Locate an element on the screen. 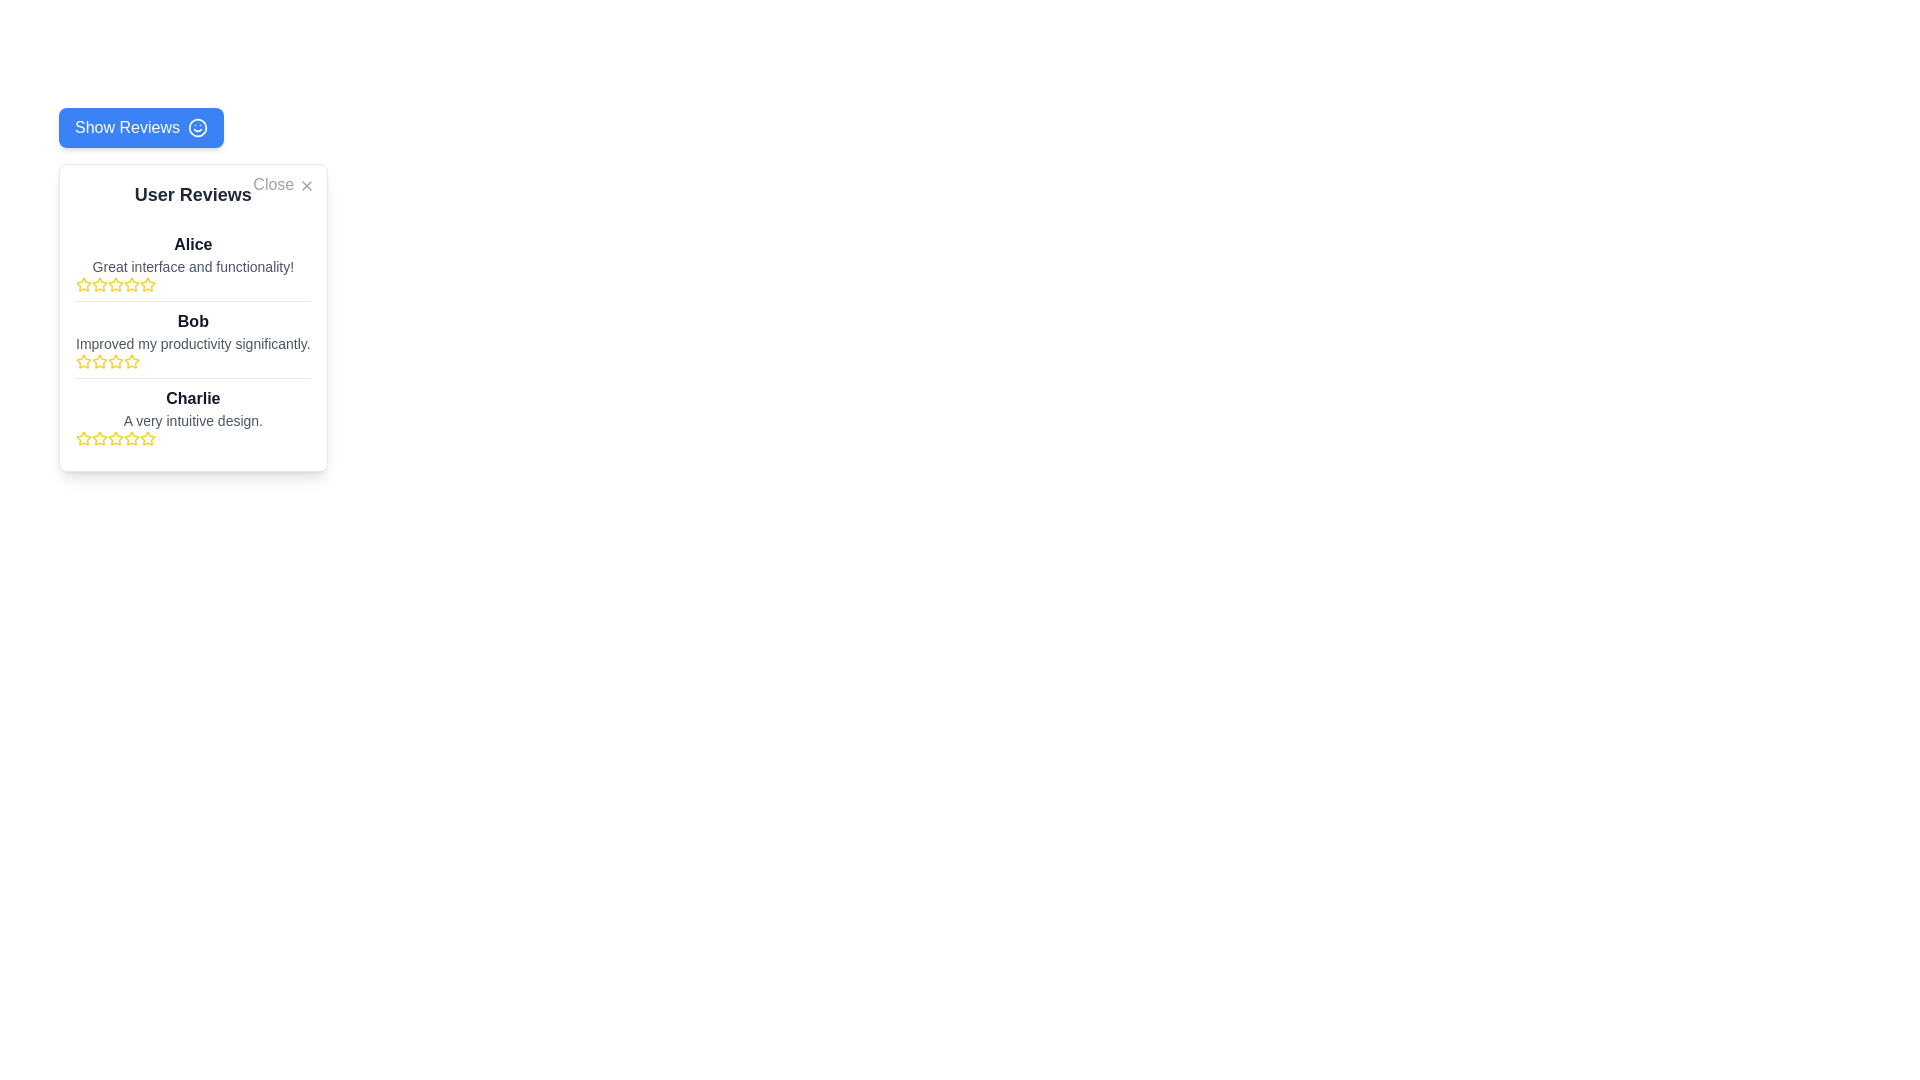  the first star icon in the second row of the rating section under the review titled 'Bob' is located at coordinates (98, 361).